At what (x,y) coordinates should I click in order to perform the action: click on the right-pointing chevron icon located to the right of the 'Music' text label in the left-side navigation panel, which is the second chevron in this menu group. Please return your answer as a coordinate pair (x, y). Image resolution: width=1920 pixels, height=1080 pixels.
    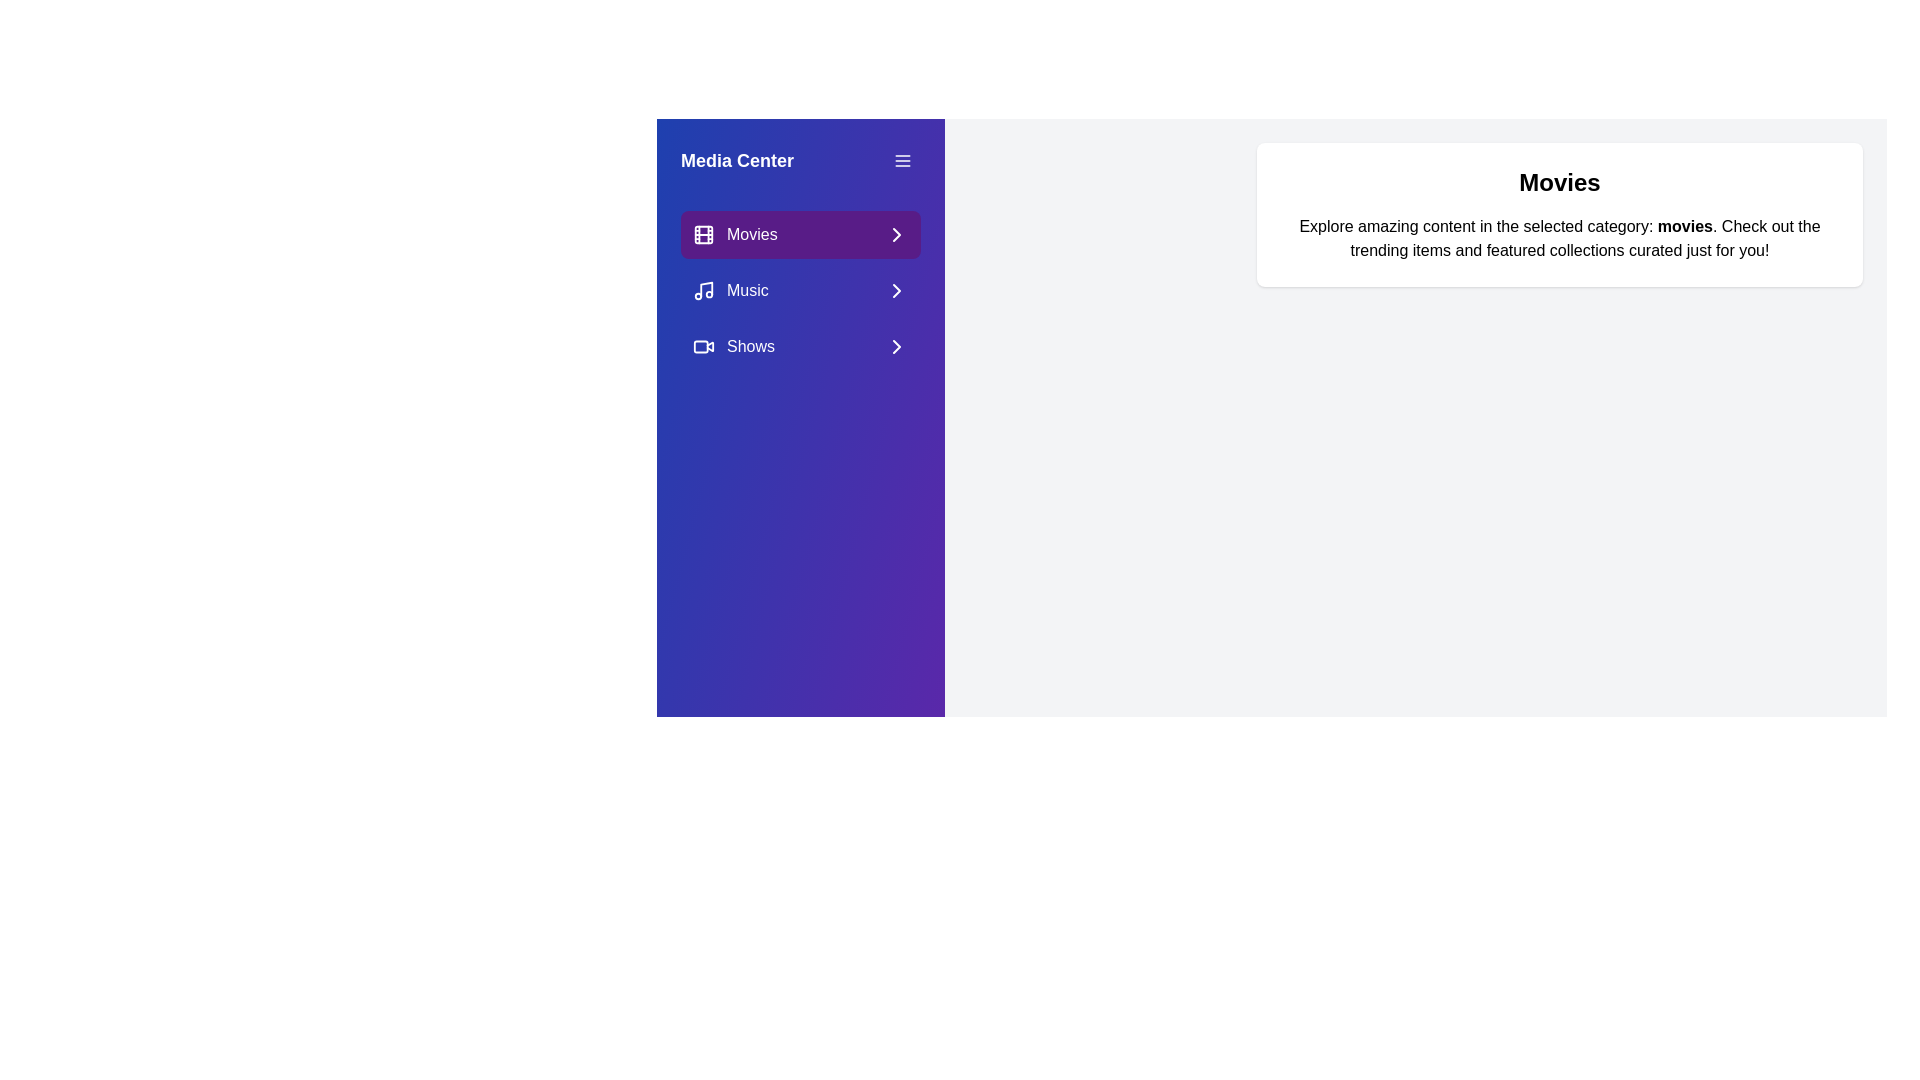
    Looking at the image, I should click on (896, 290).